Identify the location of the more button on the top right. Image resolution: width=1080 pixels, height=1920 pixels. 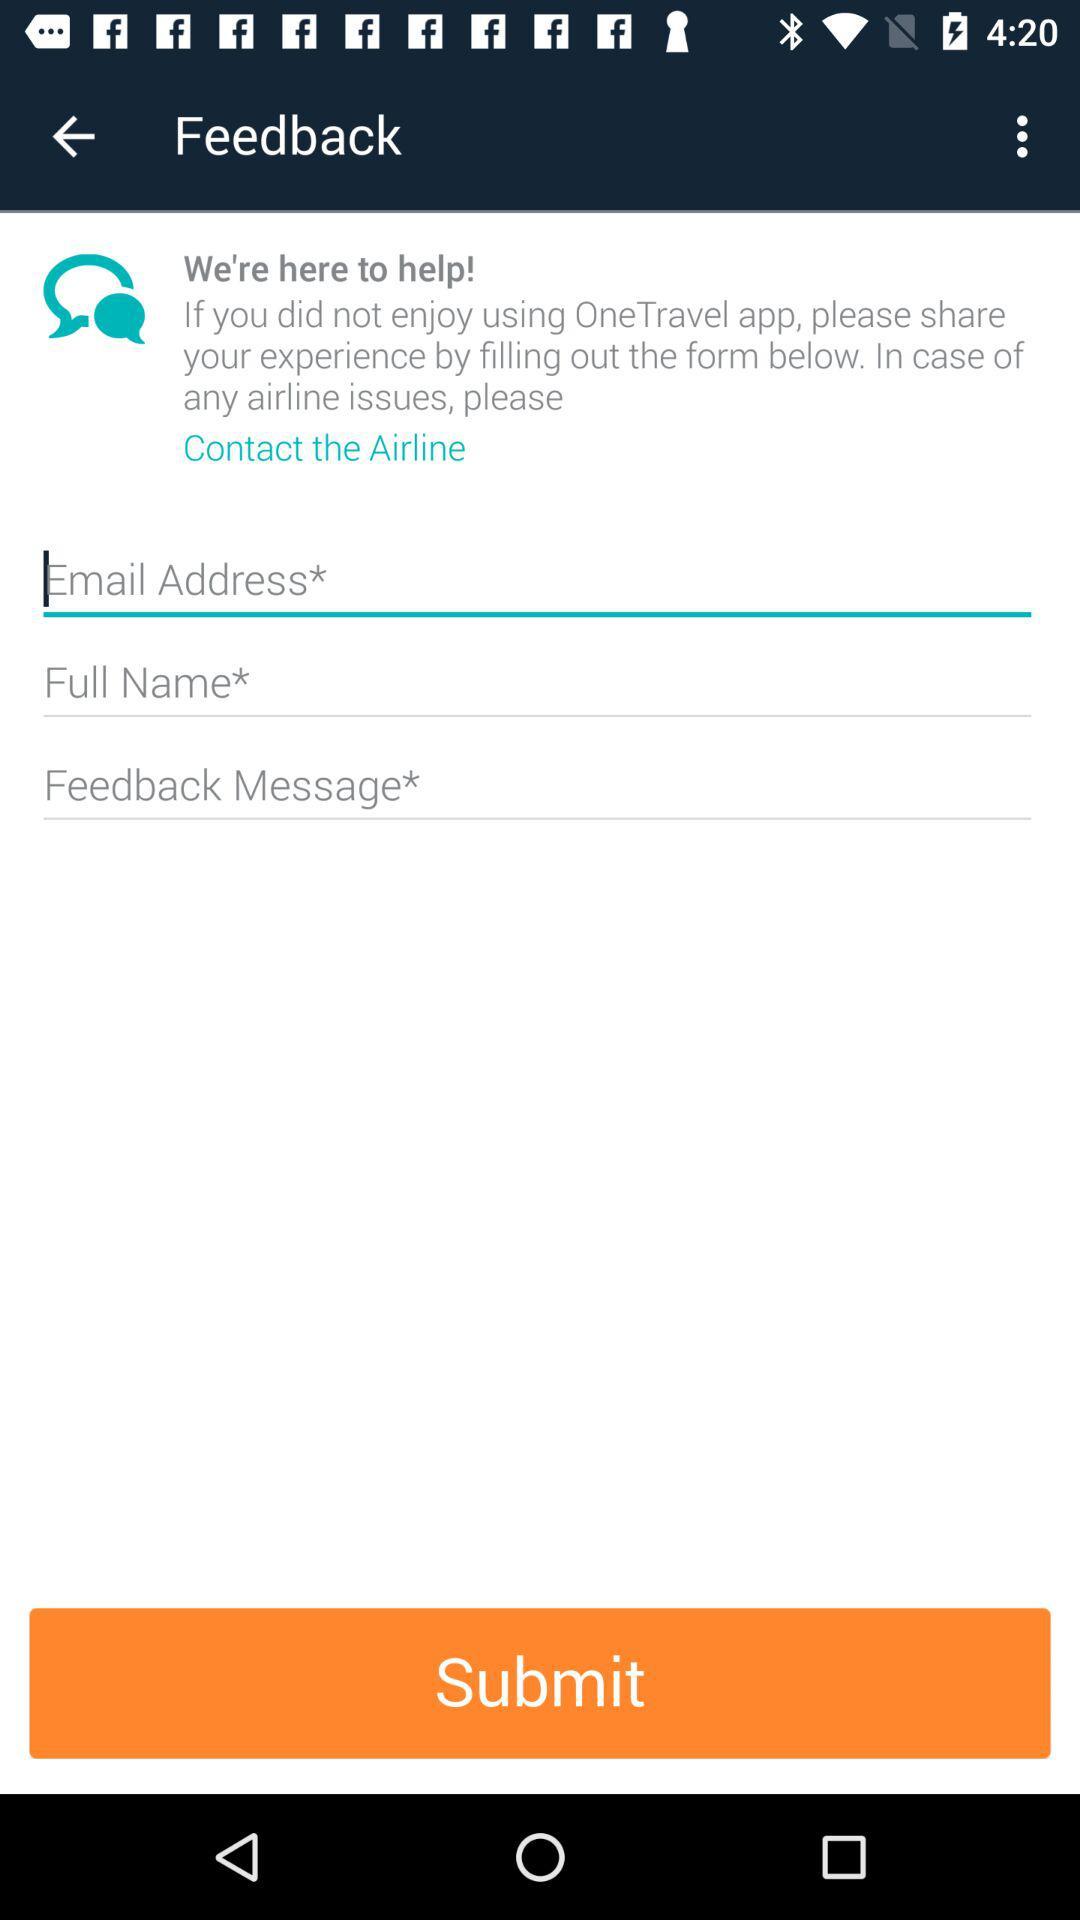
(1027, 136).